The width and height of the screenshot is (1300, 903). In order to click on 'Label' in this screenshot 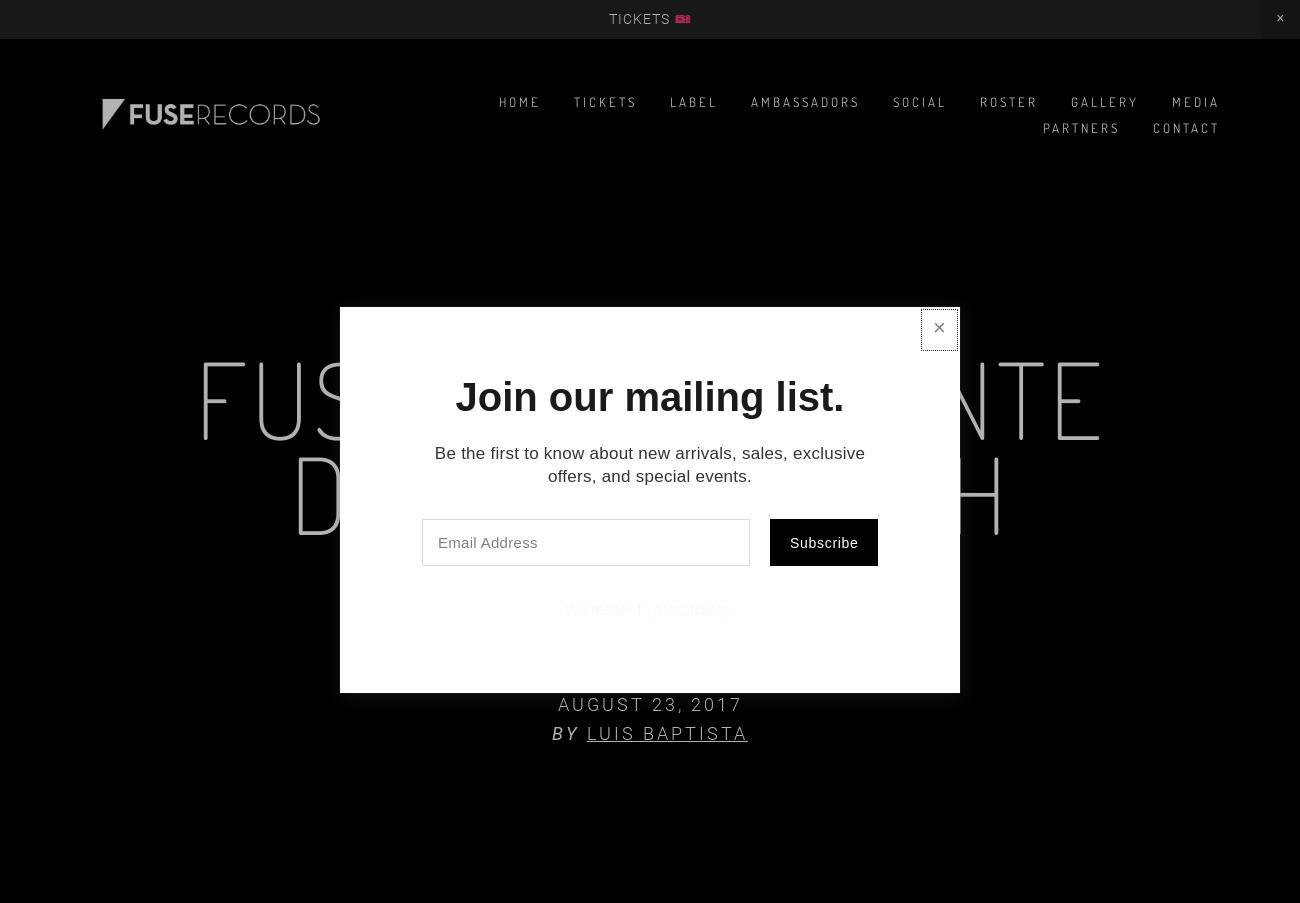, I will do `click(692, 102)`.